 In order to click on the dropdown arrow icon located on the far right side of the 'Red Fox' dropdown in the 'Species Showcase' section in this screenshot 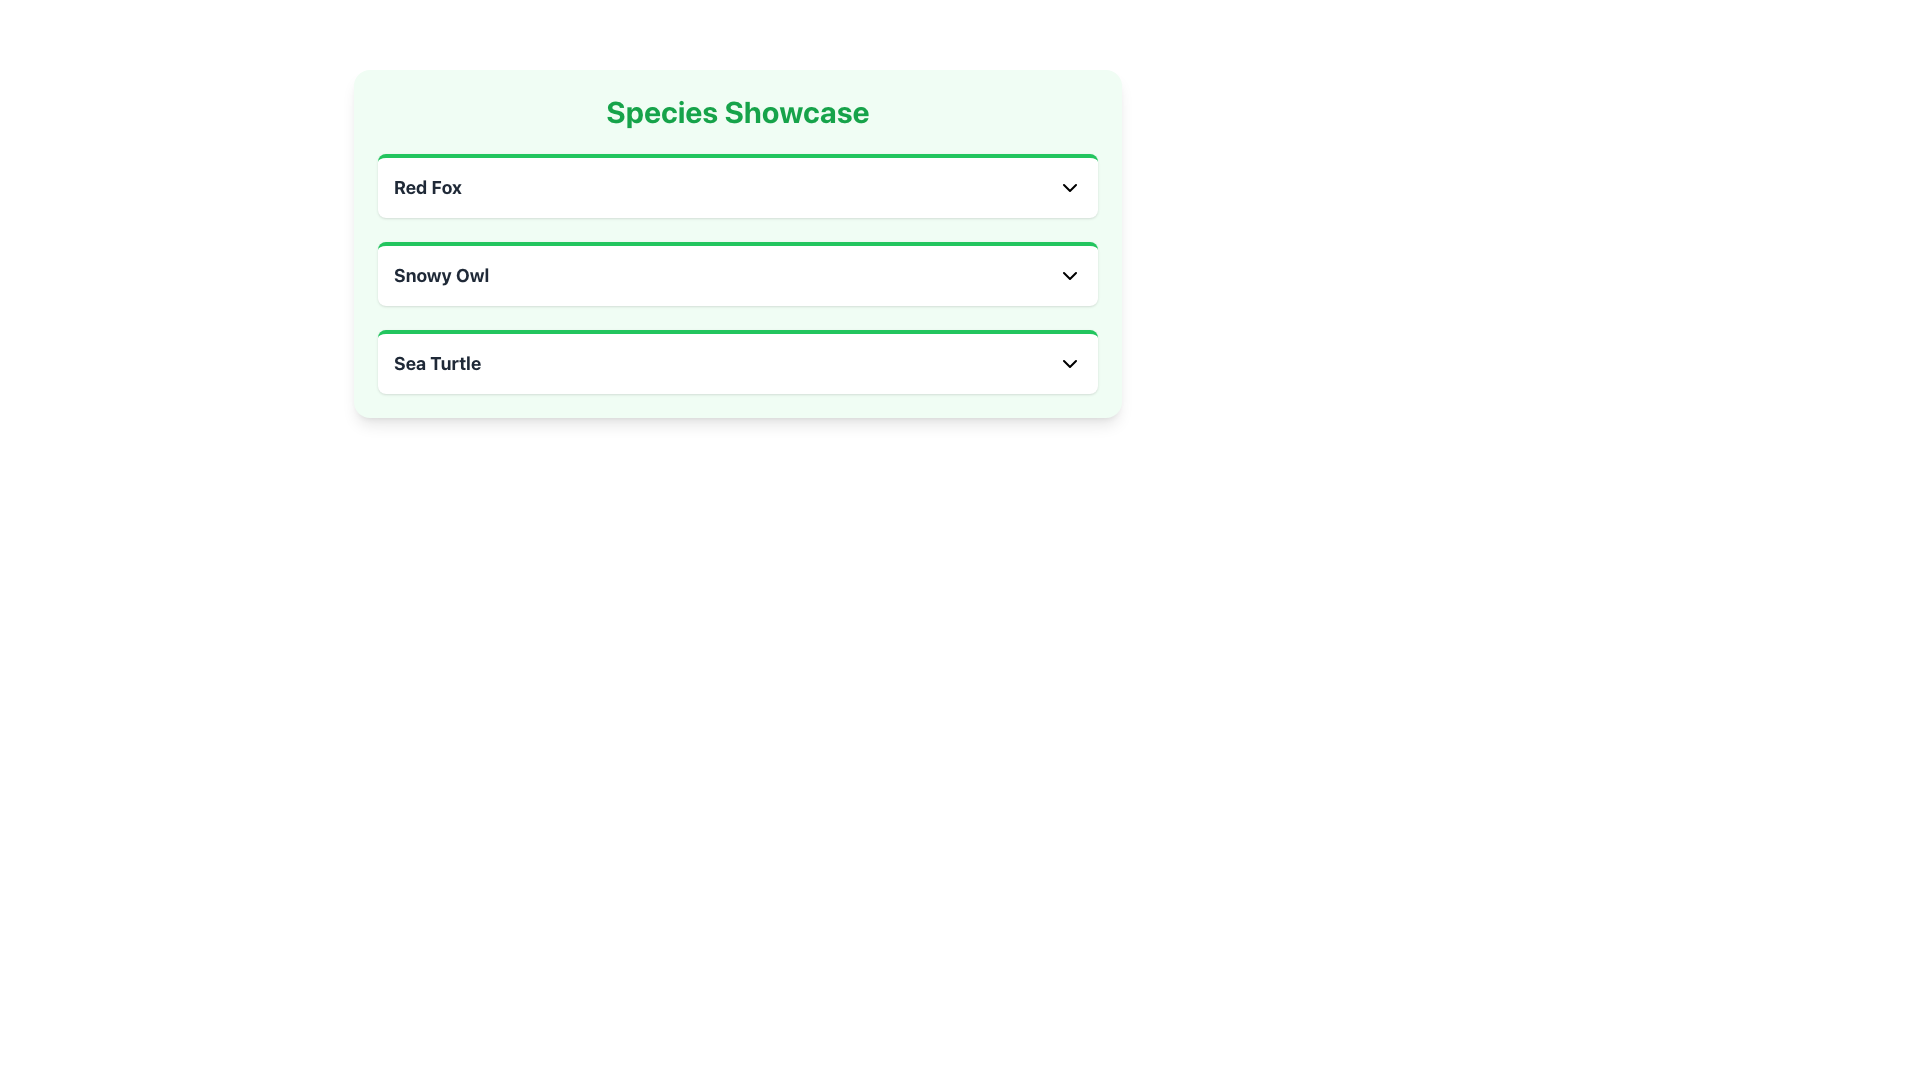, I will do `click(1069, 188)`.